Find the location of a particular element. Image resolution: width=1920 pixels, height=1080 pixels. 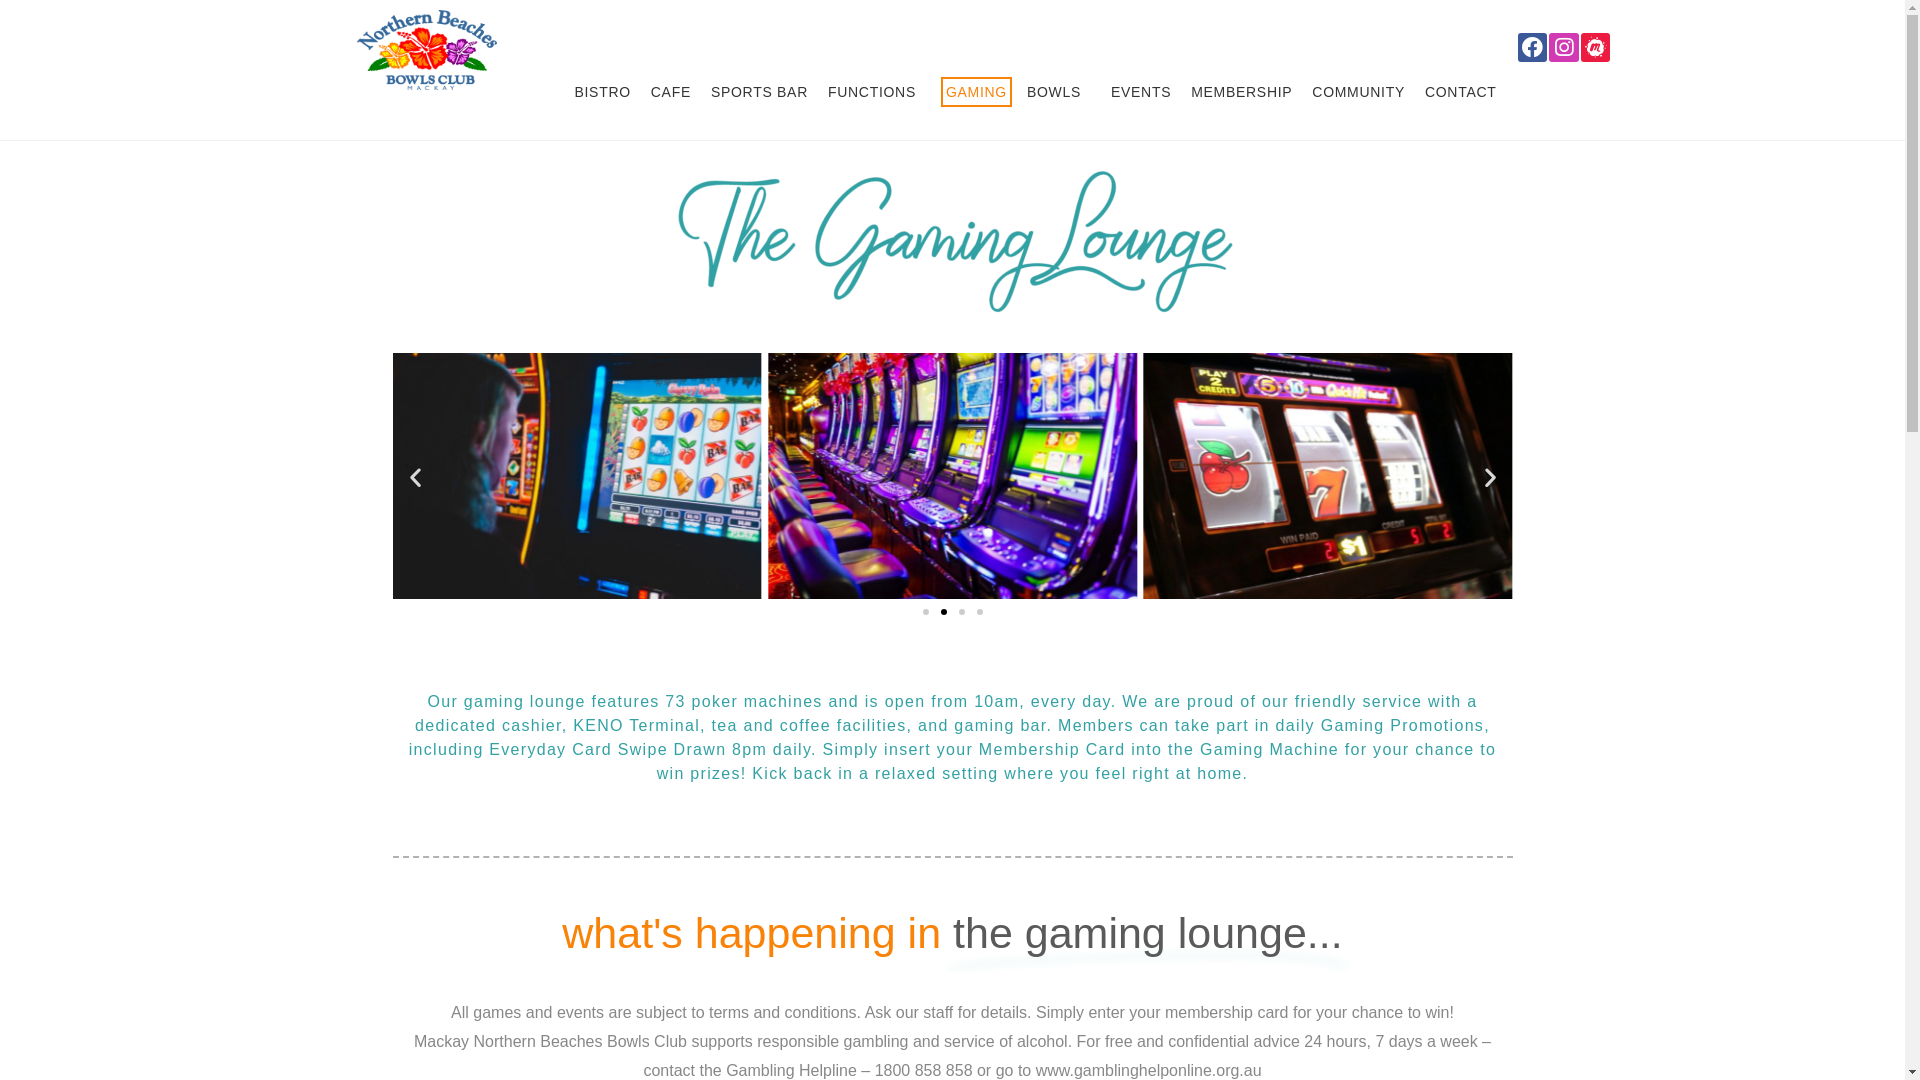

'BOWLS' is located at coordinates (1022, 92).